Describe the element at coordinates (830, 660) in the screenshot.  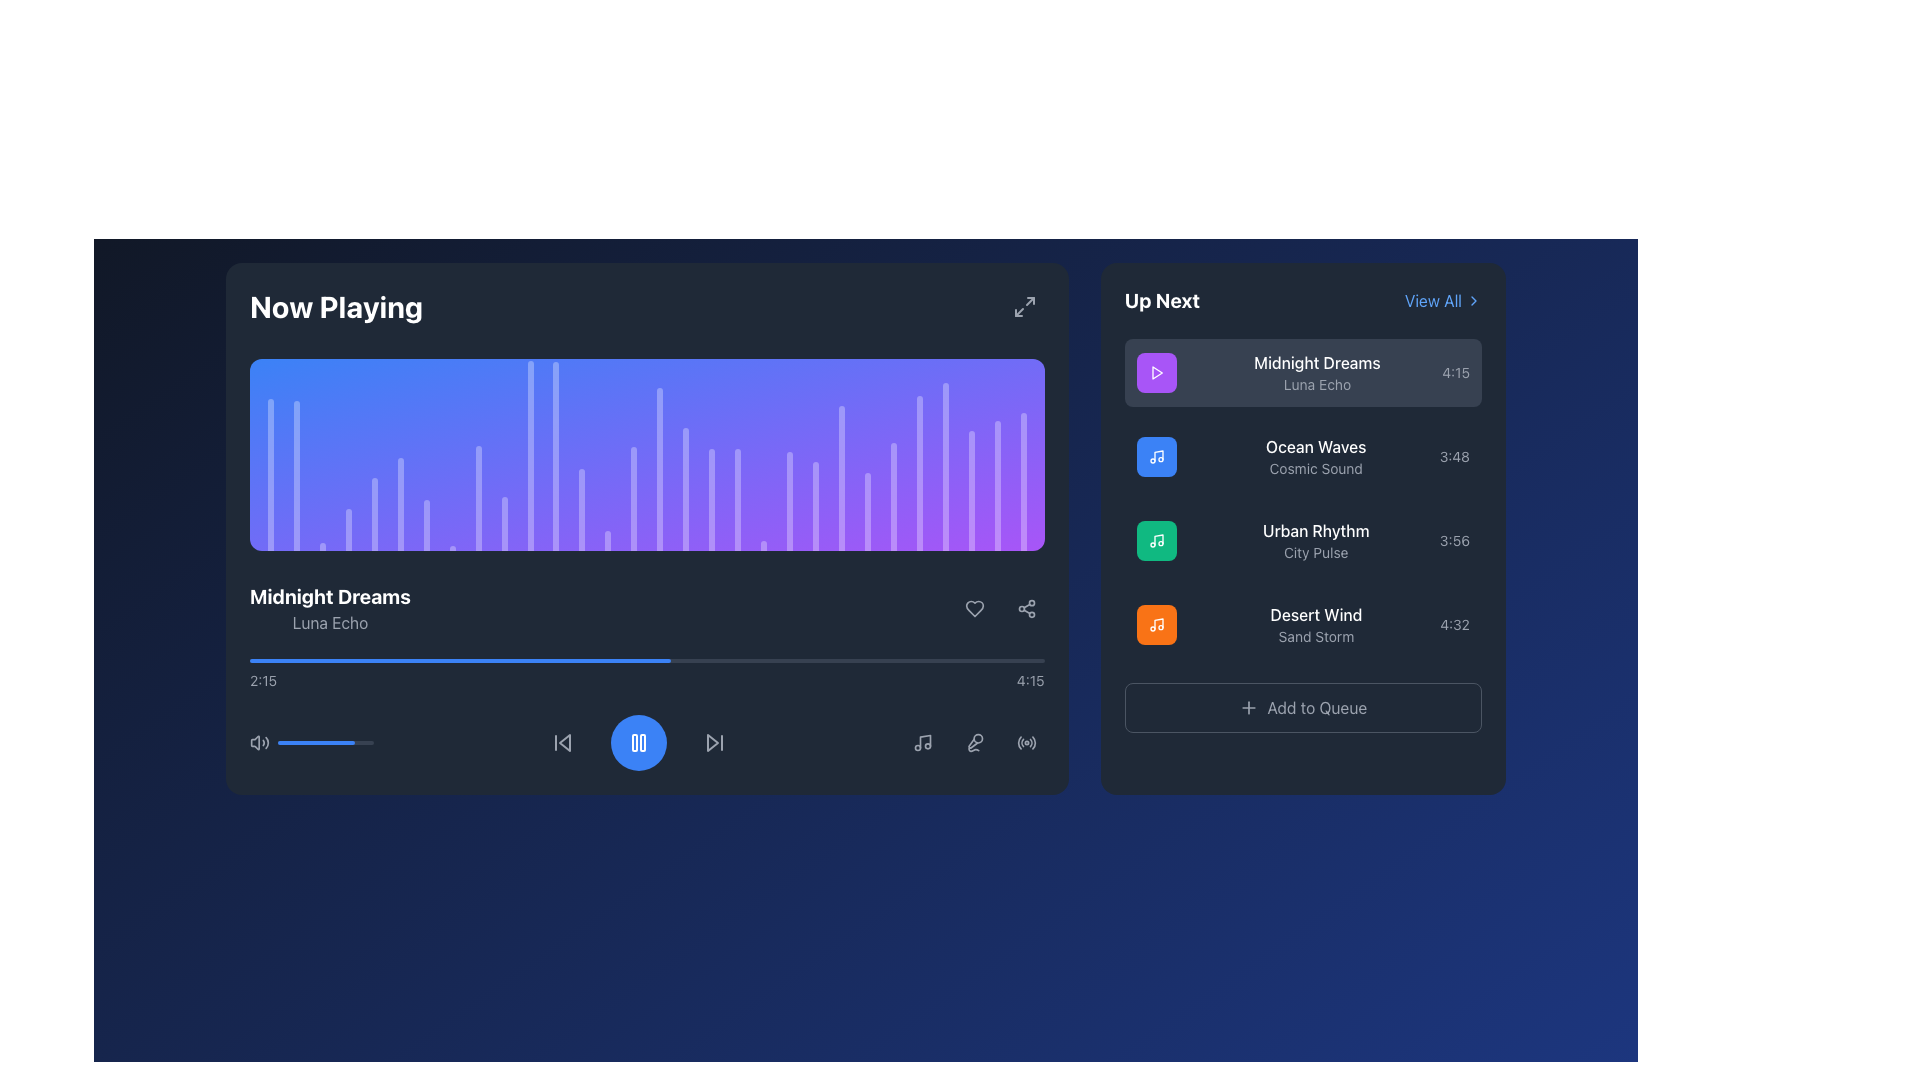
I see `the progress bar` at that location.